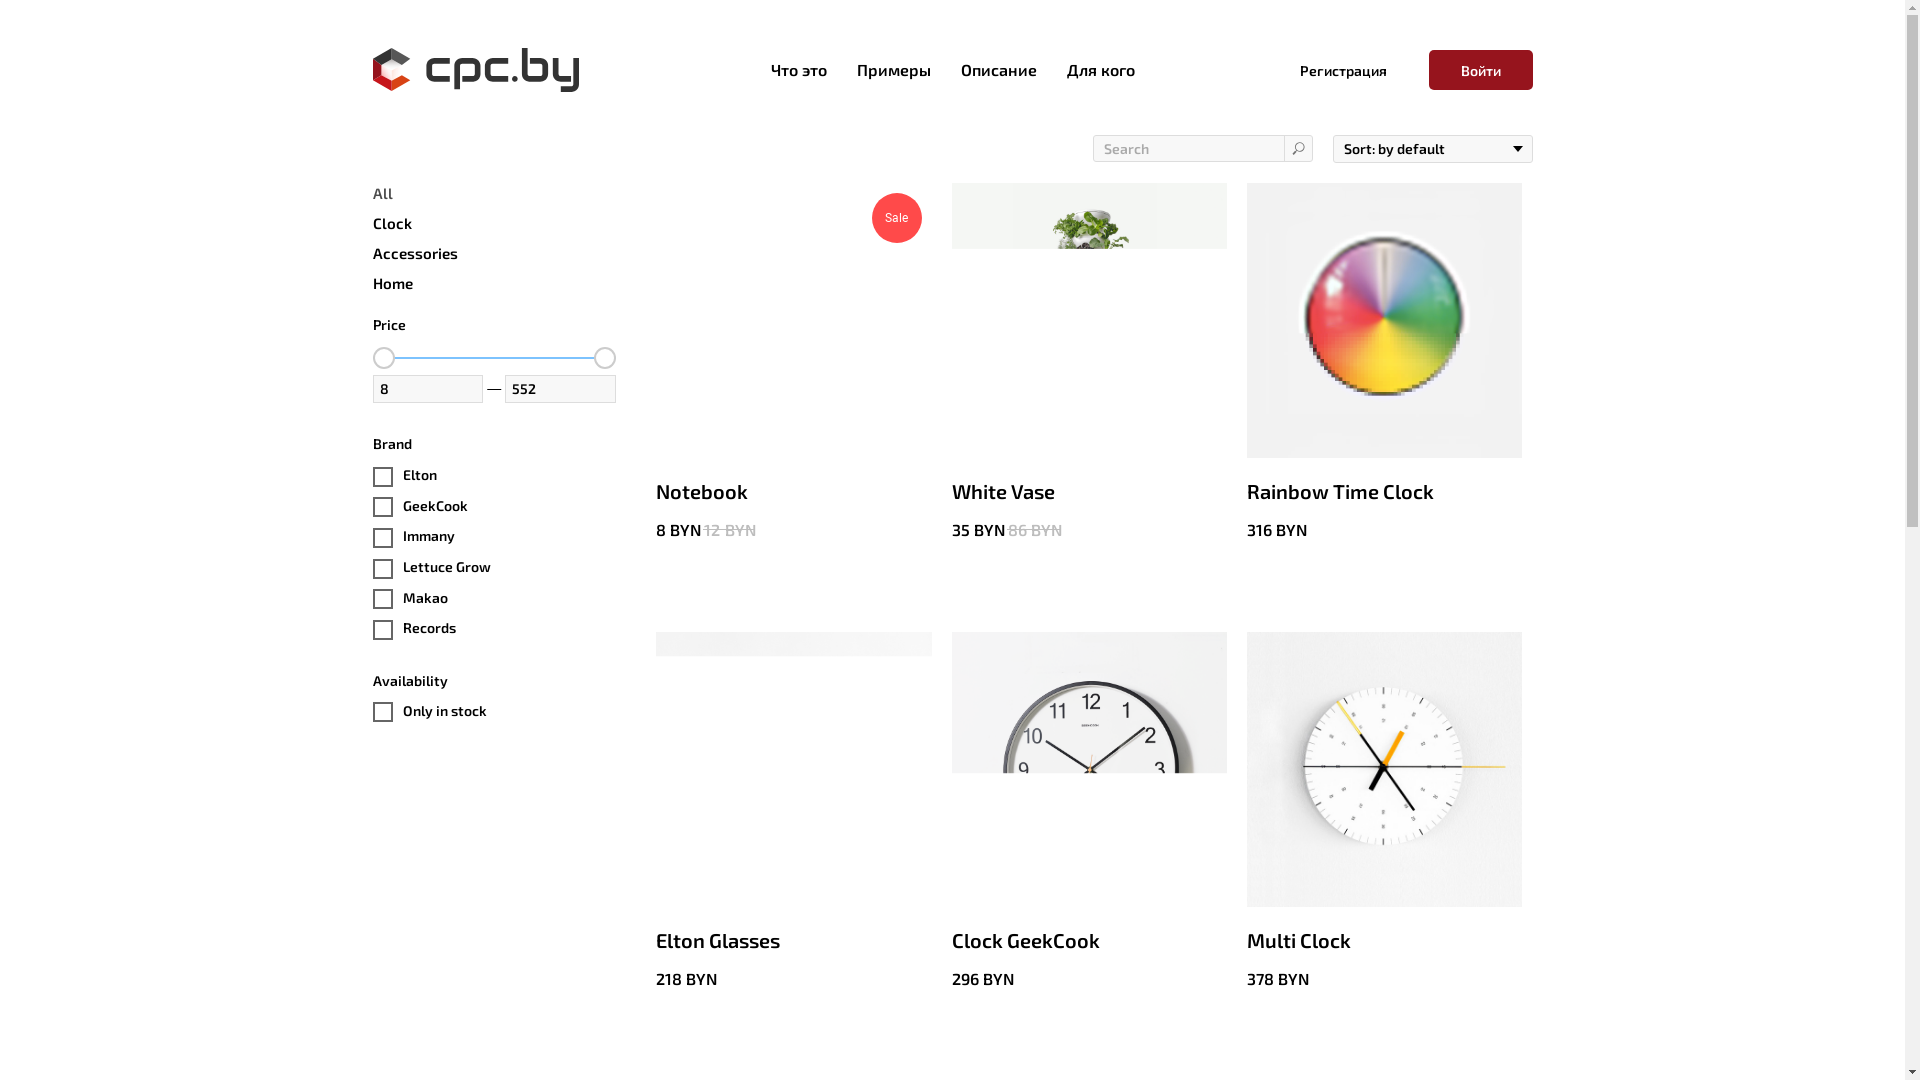 This screenshot has height=1080, width=1920. What do you see at coordinates (792, 811) in the screenshot?
I see `'Elton Glasses` at bounding box center [792, 811].